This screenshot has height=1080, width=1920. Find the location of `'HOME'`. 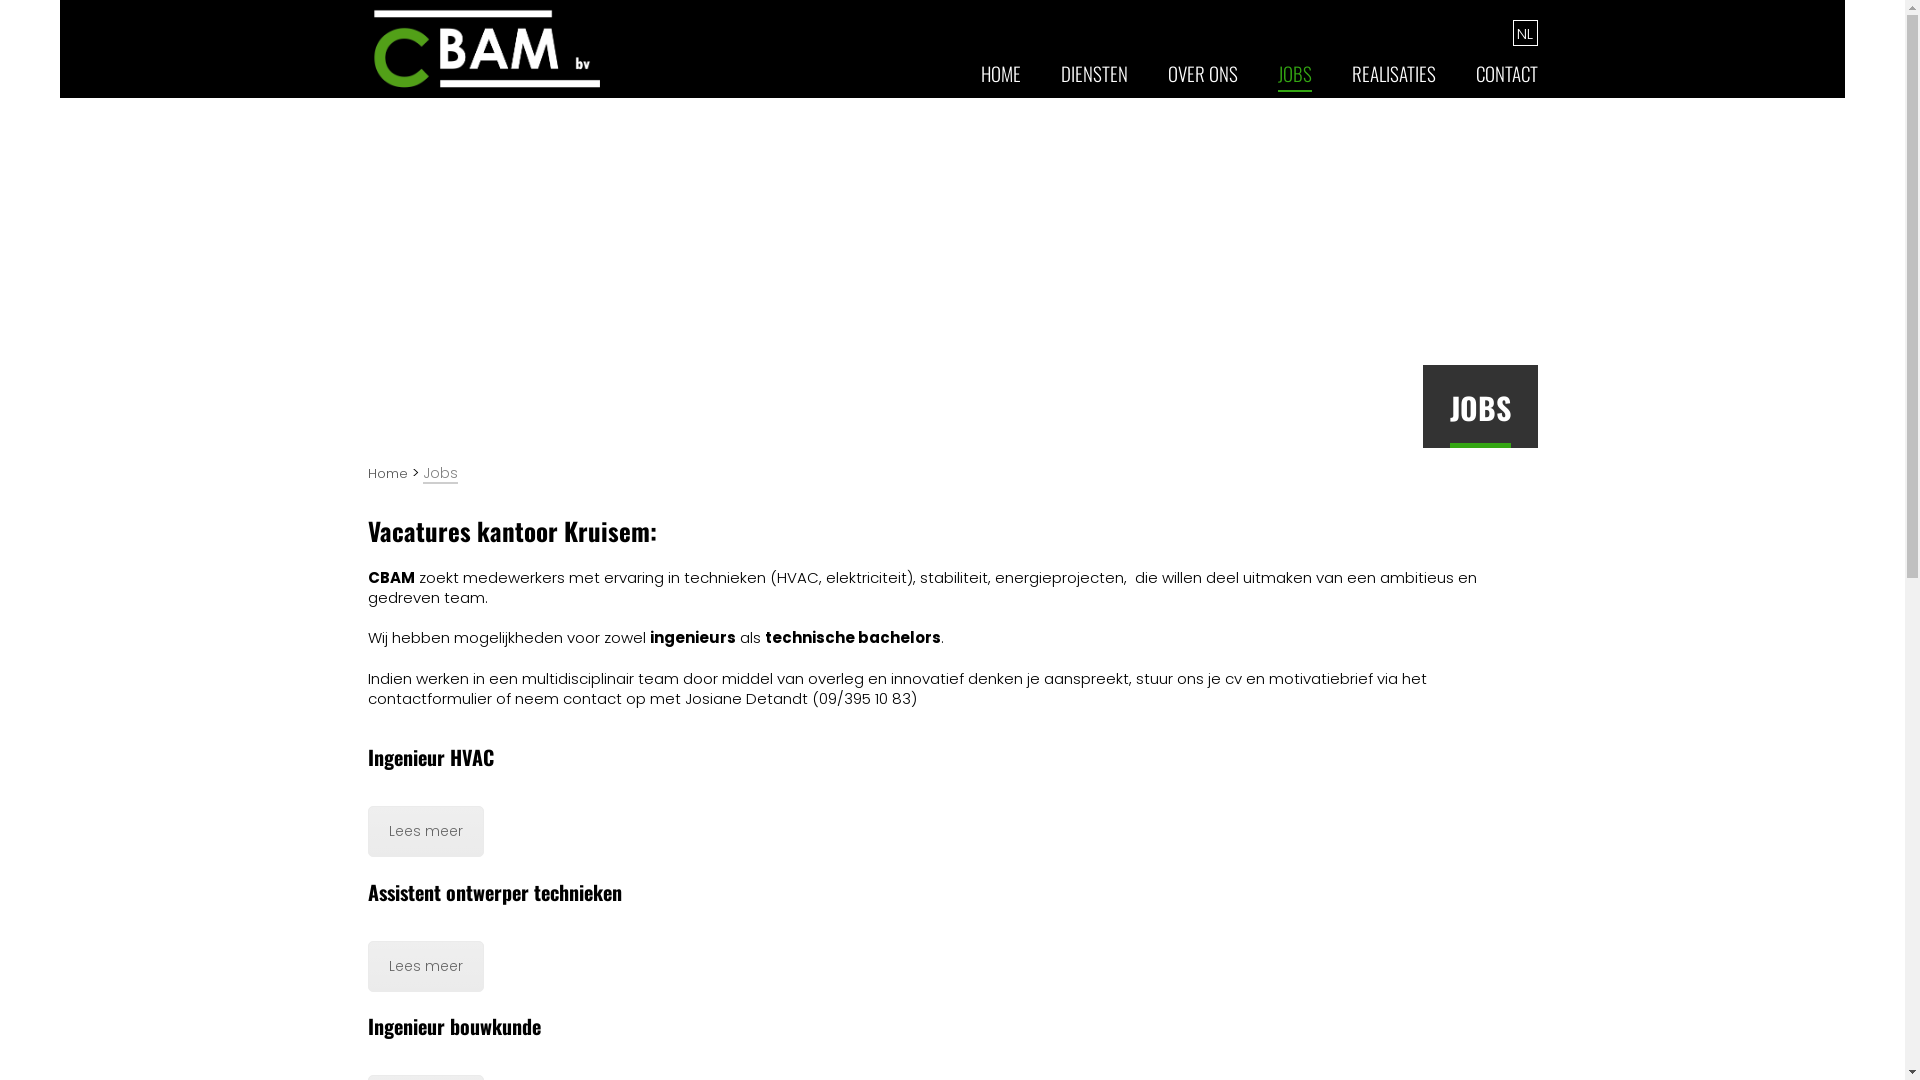

'HOME' is located at coordinates (999, 80).